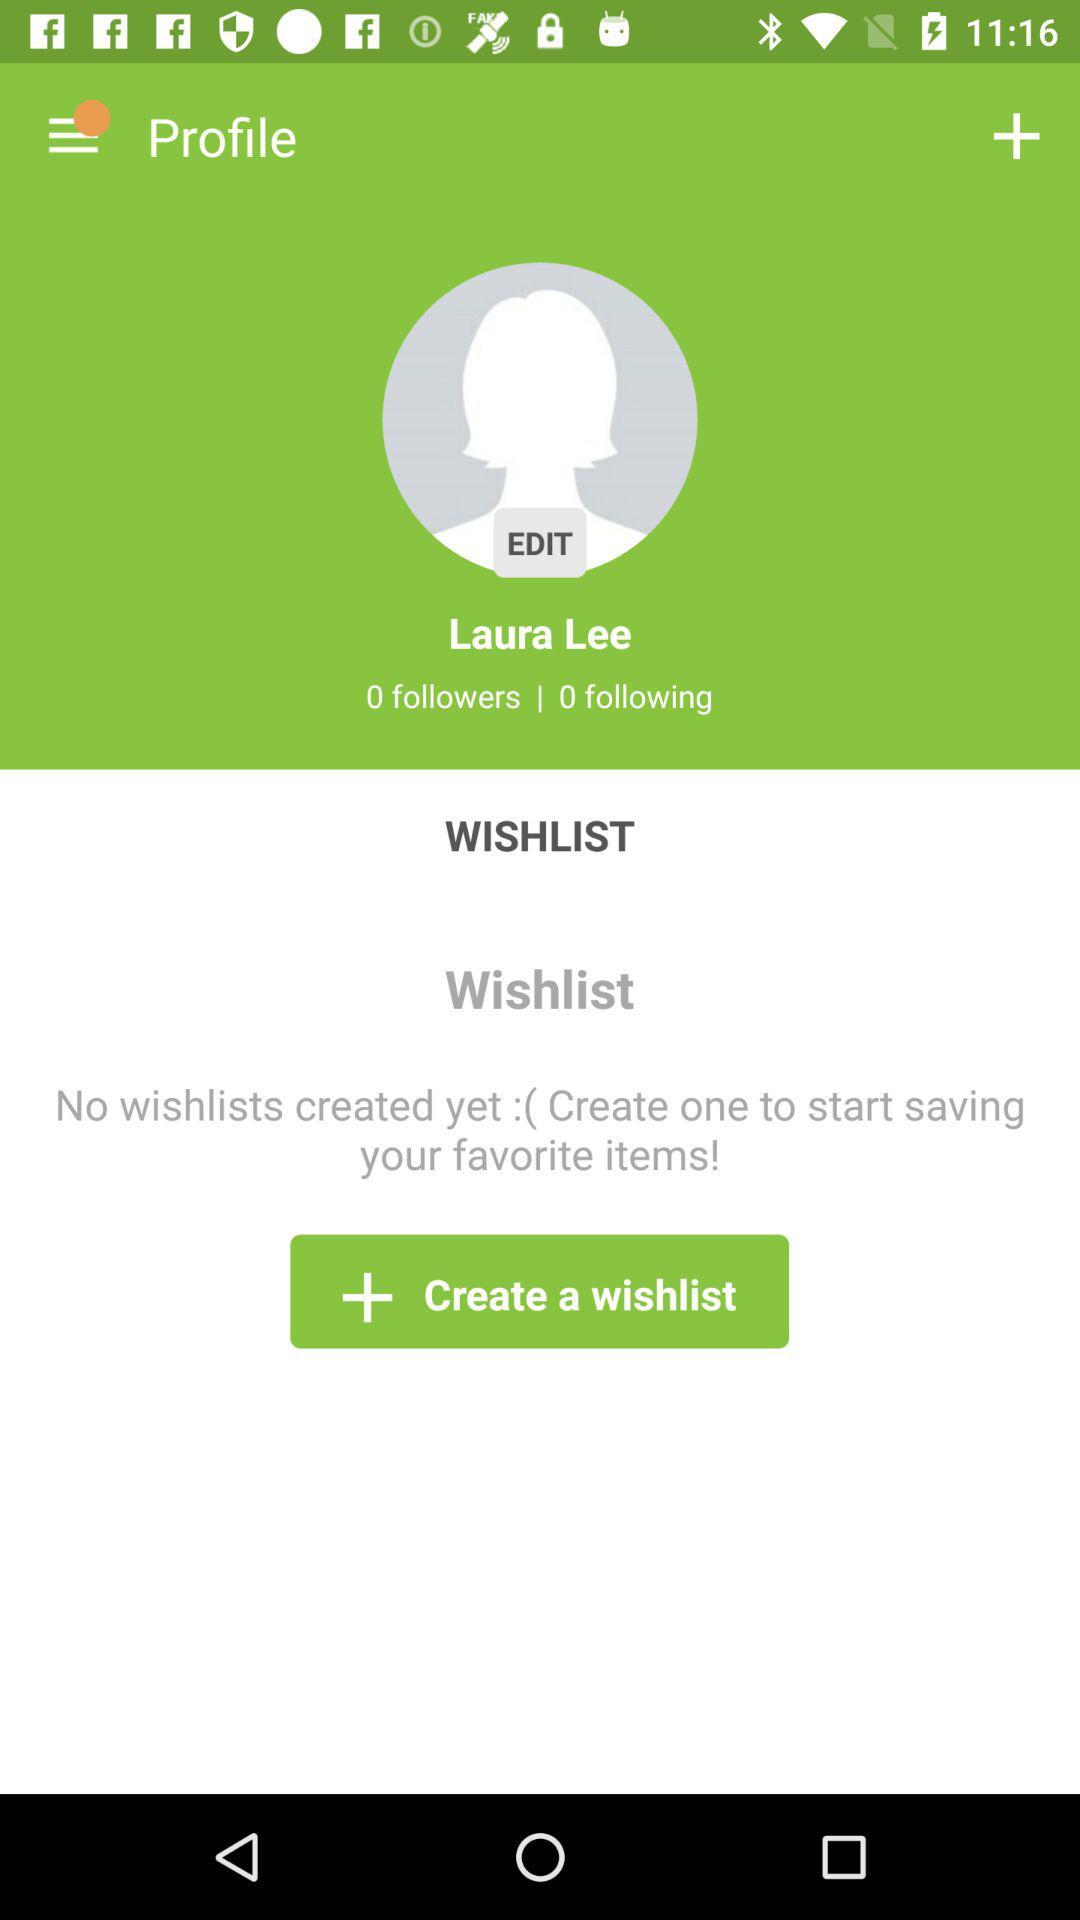  Describe the element at coordinates (72, 135) in the screenshot. I see `the icon to the left of the profile icon` at that location.